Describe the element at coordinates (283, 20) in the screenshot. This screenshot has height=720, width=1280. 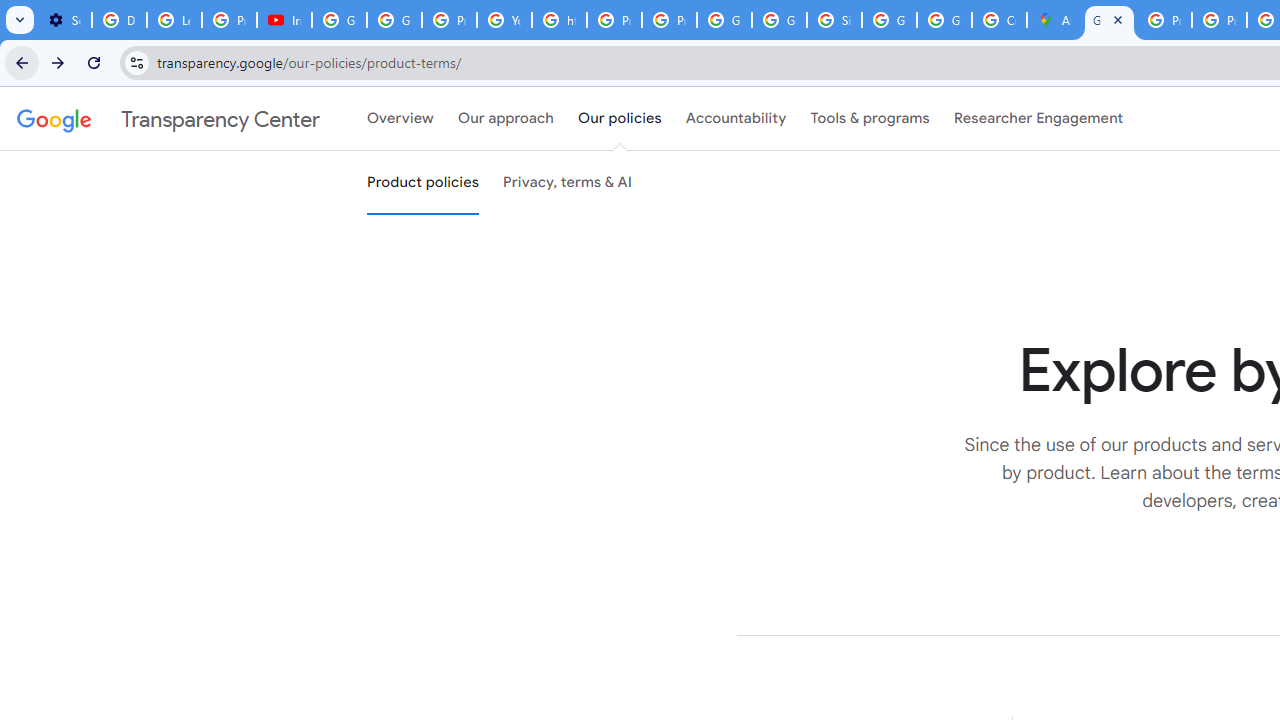
I see `'Introduction | Google Privacy Policy - YouTube'` at that location.